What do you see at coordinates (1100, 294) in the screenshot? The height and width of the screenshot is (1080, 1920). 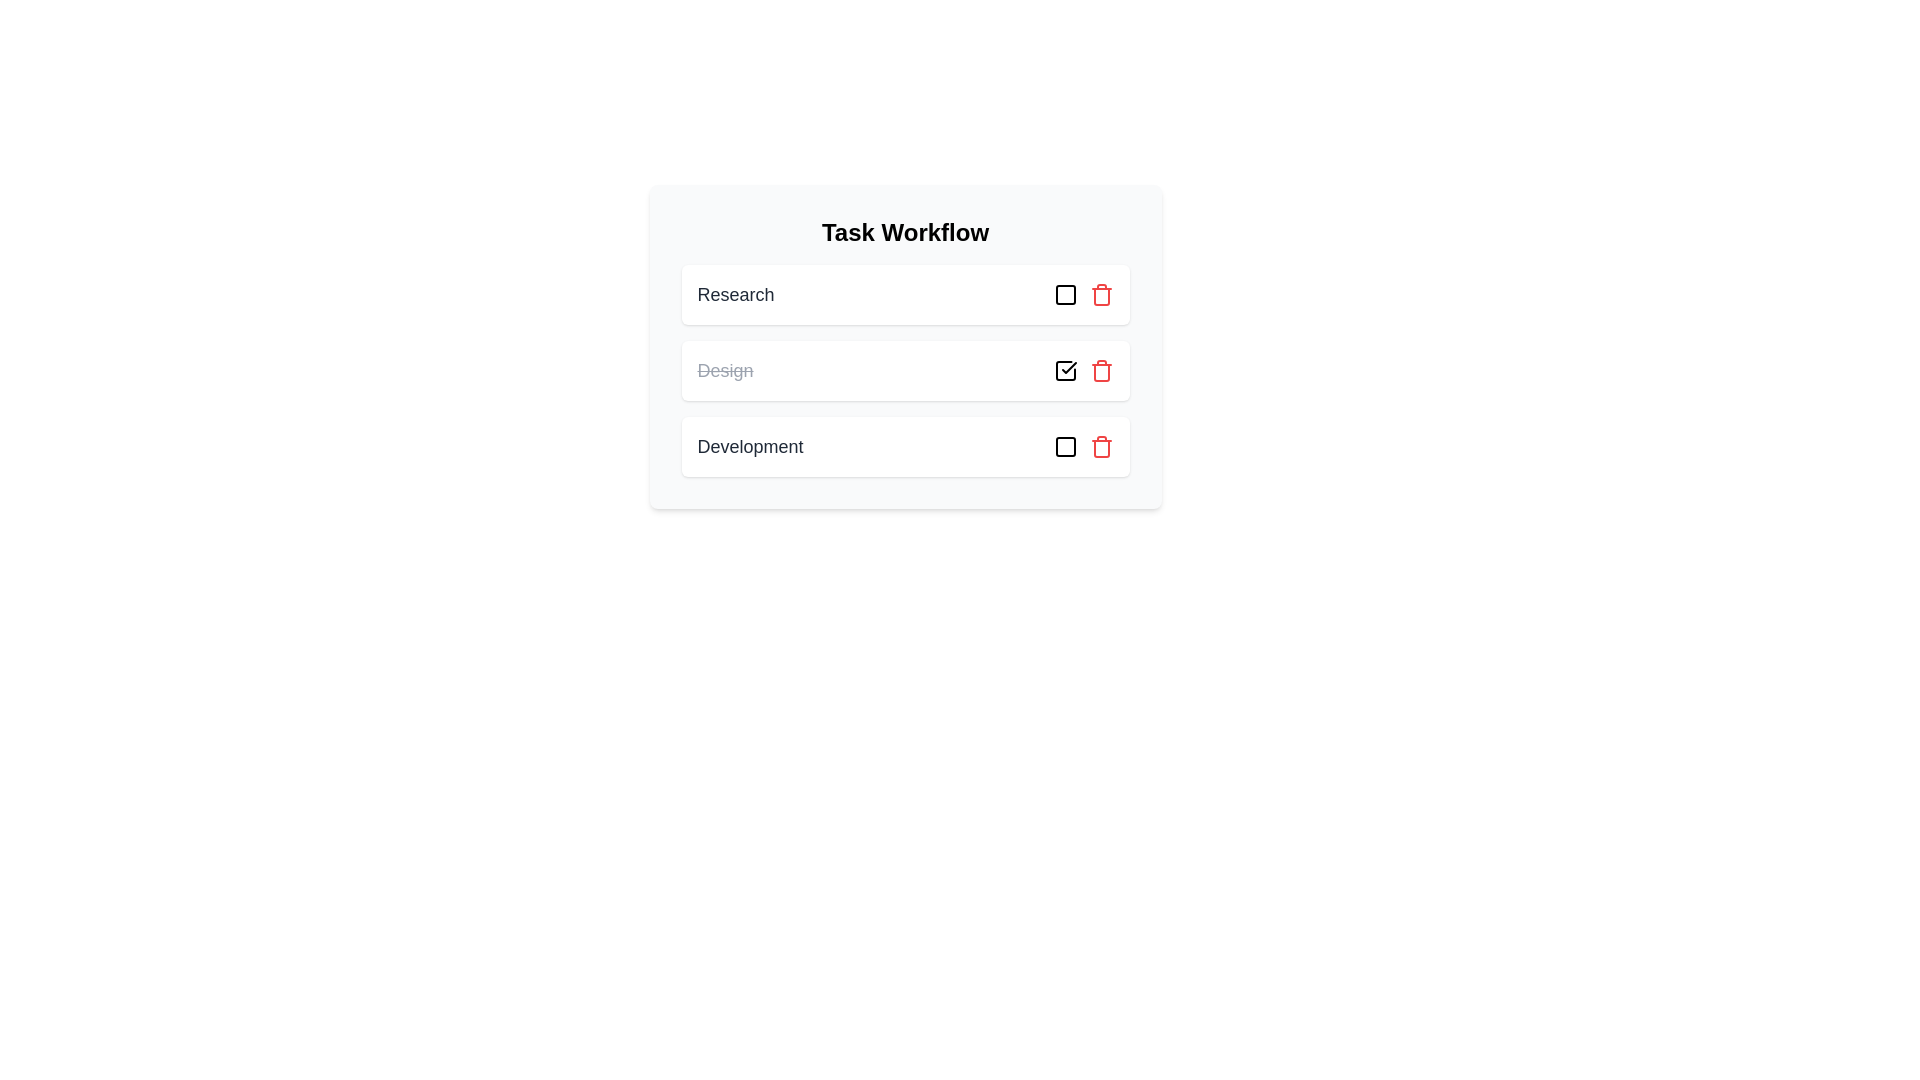 I see `the task Research from the list` at bounding box center [1100, 294].